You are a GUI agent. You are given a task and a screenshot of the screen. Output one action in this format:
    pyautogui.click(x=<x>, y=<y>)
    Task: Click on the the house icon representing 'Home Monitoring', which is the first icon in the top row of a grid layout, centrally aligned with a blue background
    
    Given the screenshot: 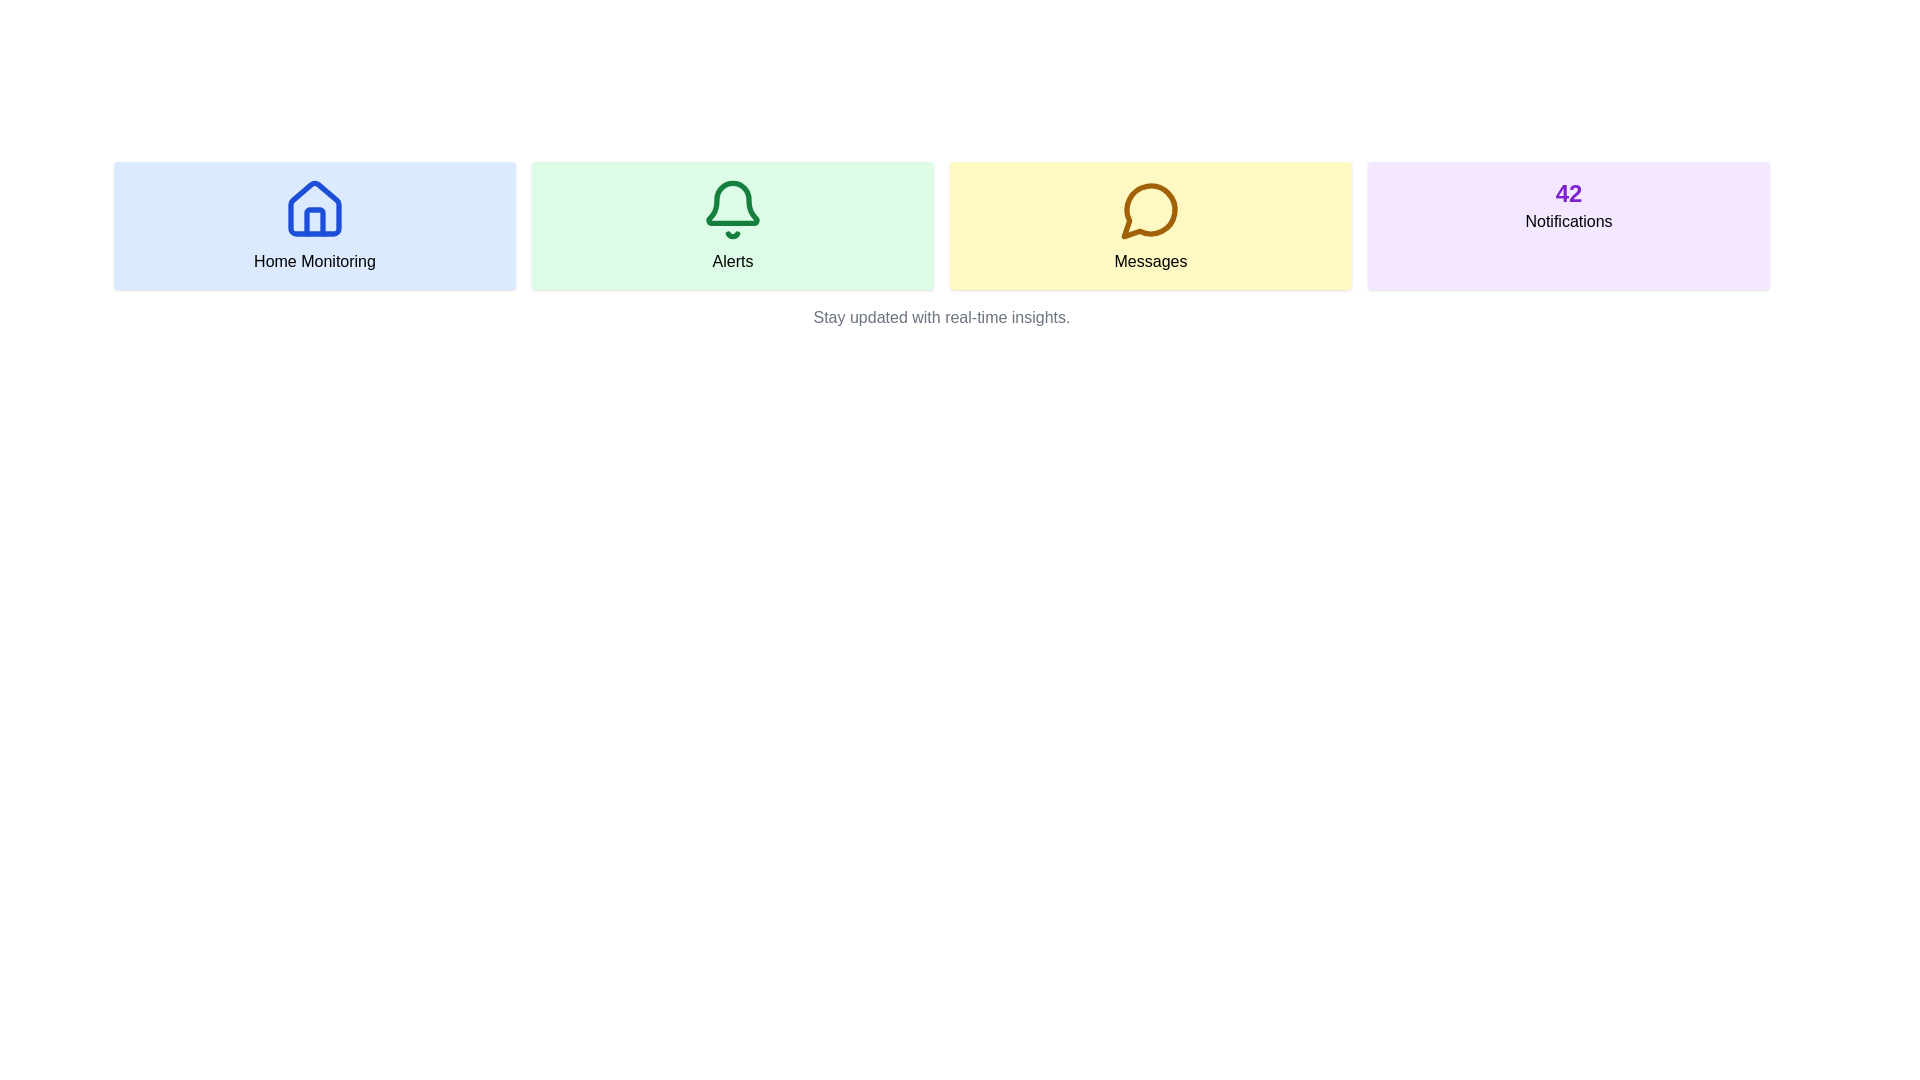 What is the action you would take?
    pyautogui.click(x=314, y=209)
    